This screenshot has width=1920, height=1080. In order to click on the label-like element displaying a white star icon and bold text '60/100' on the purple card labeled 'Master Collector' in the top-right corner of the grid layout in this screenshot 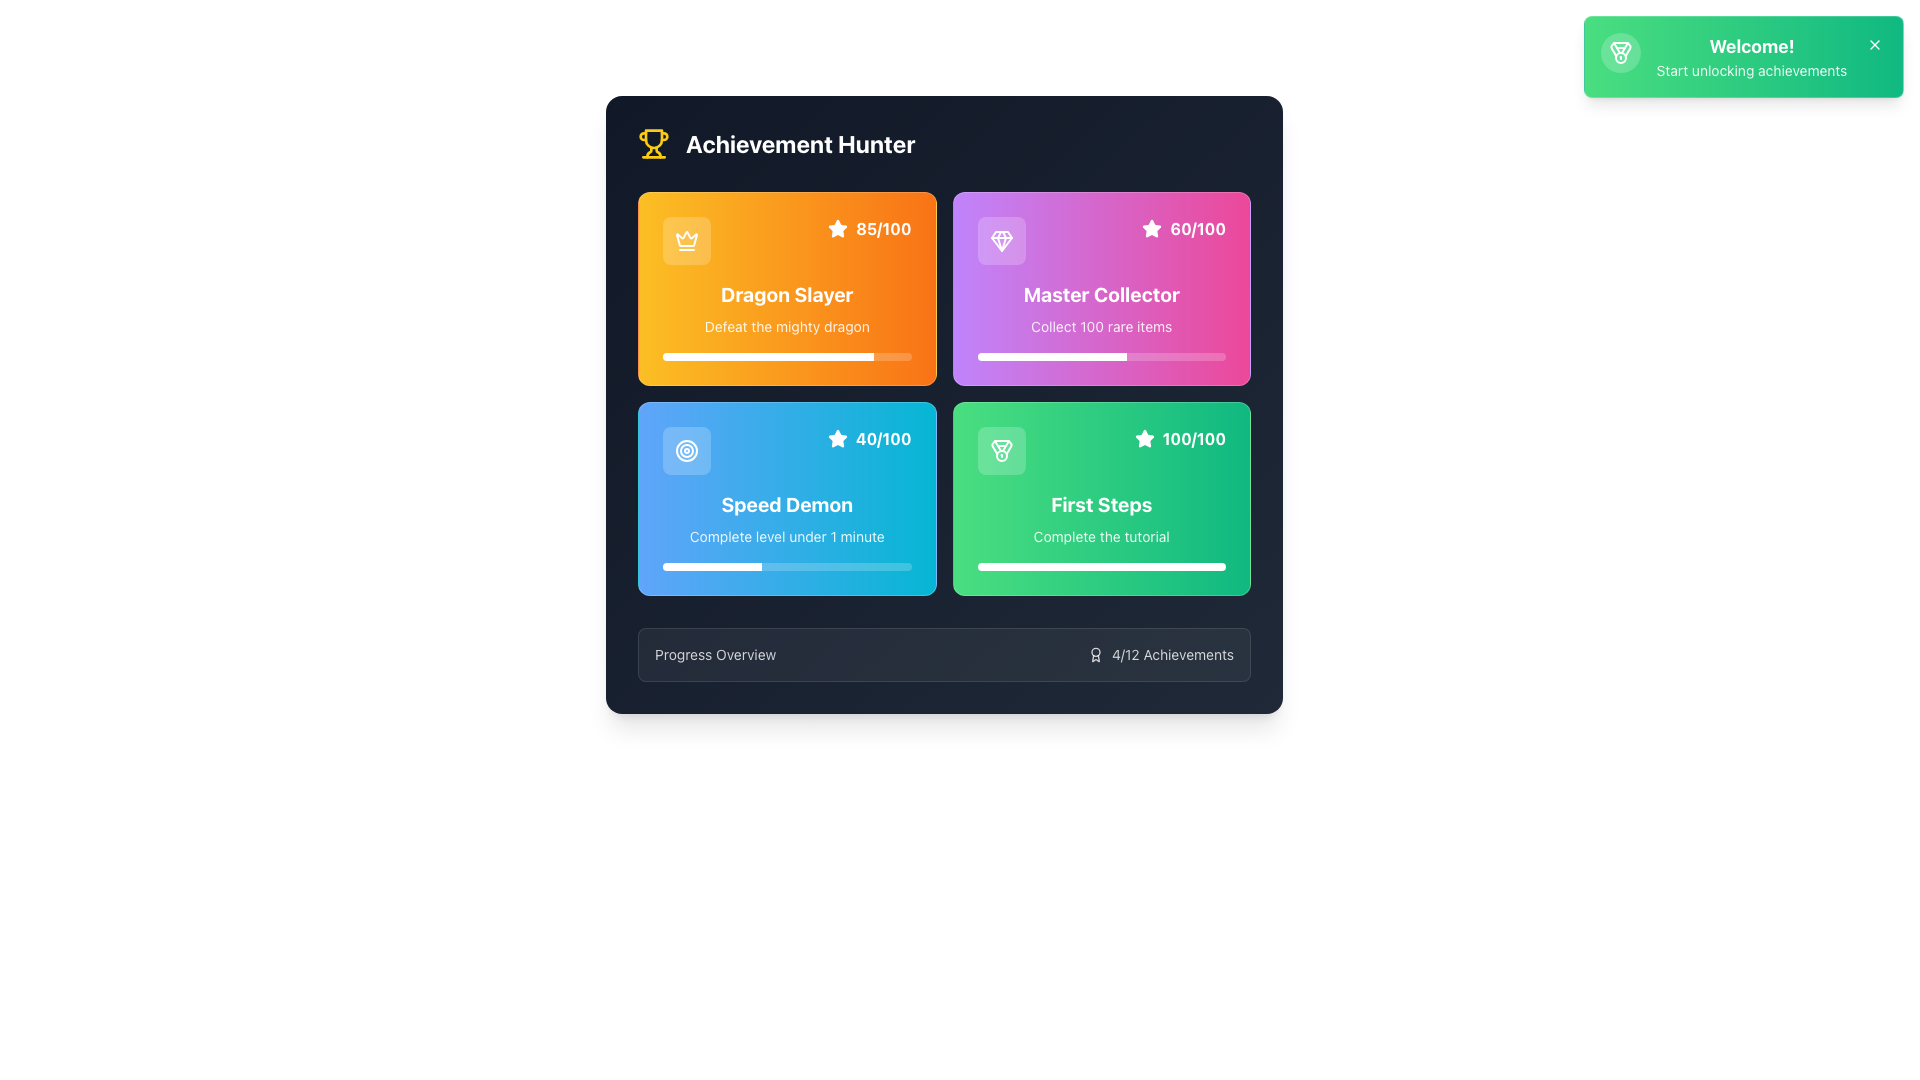, I will do `click(1184, 227)`.